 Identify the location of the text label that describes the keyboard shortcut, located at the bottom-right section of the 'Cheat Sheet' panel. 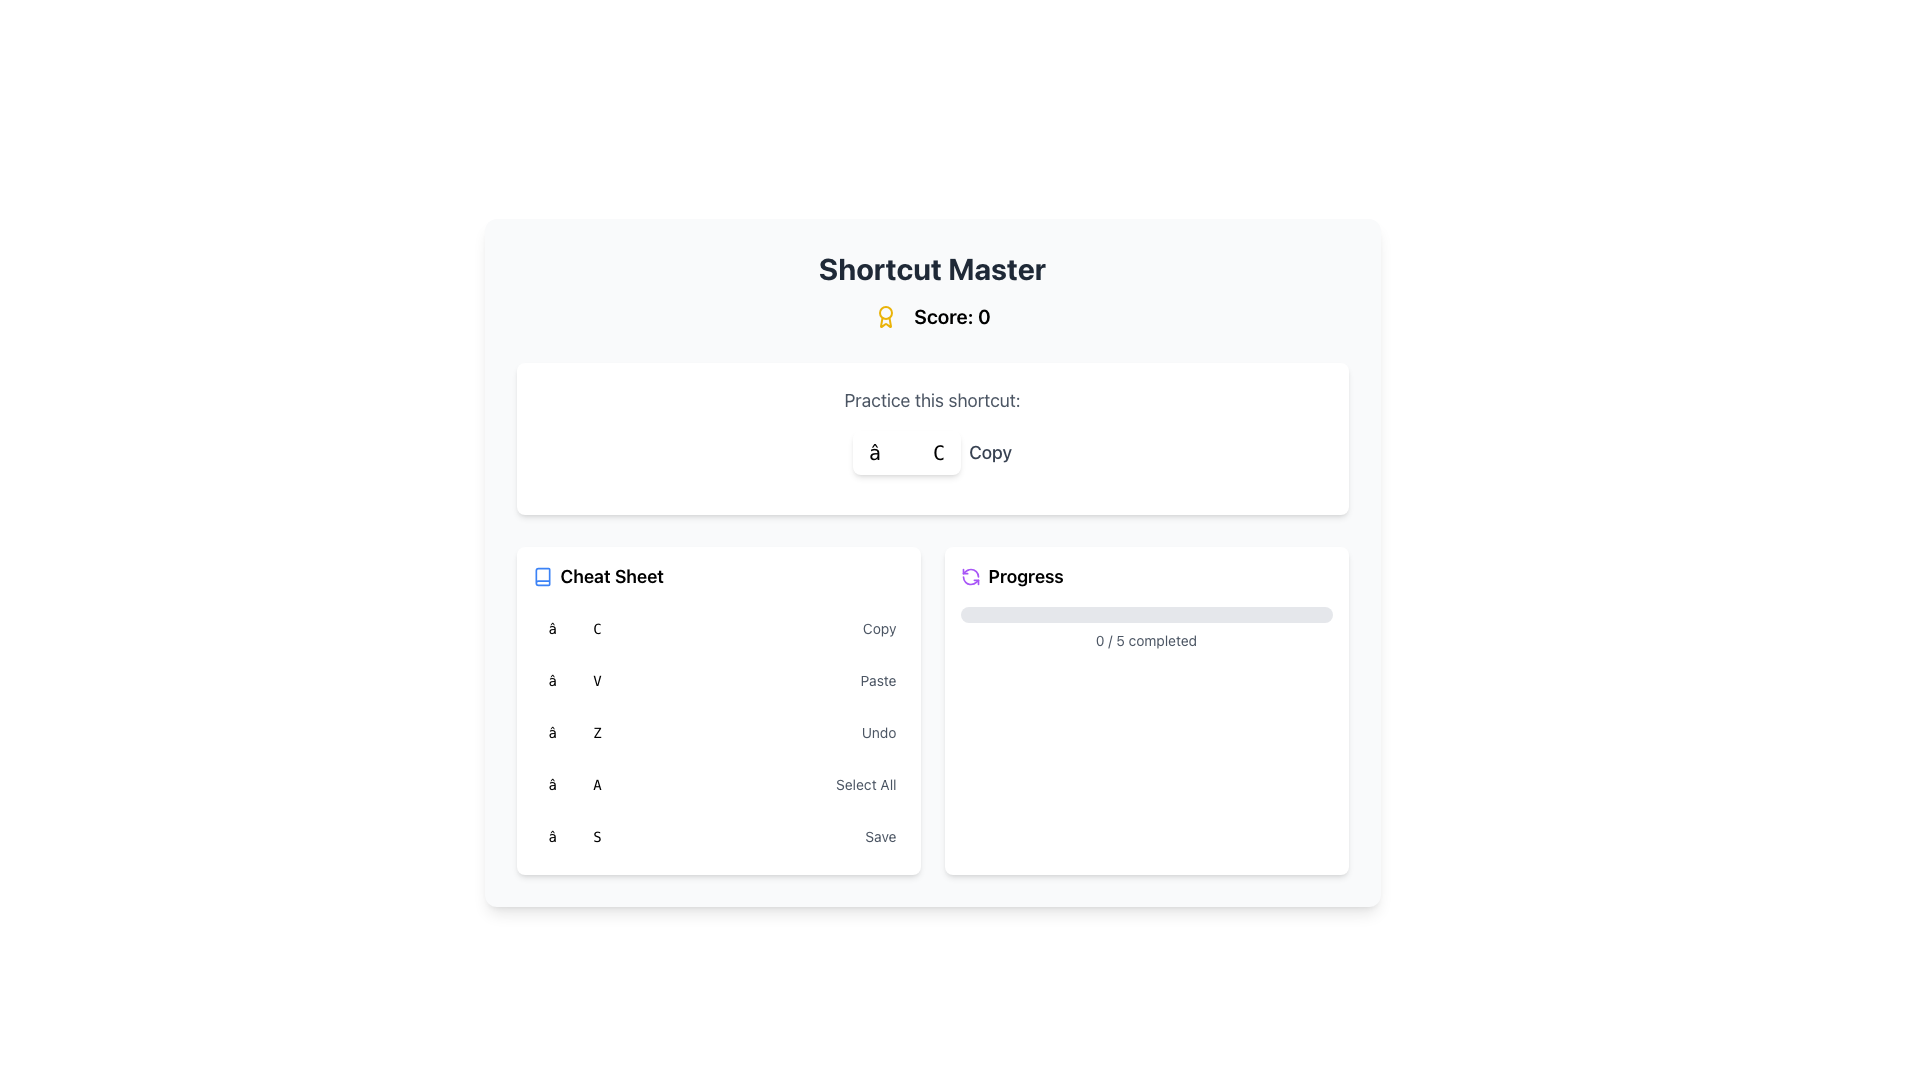
(879, 732).